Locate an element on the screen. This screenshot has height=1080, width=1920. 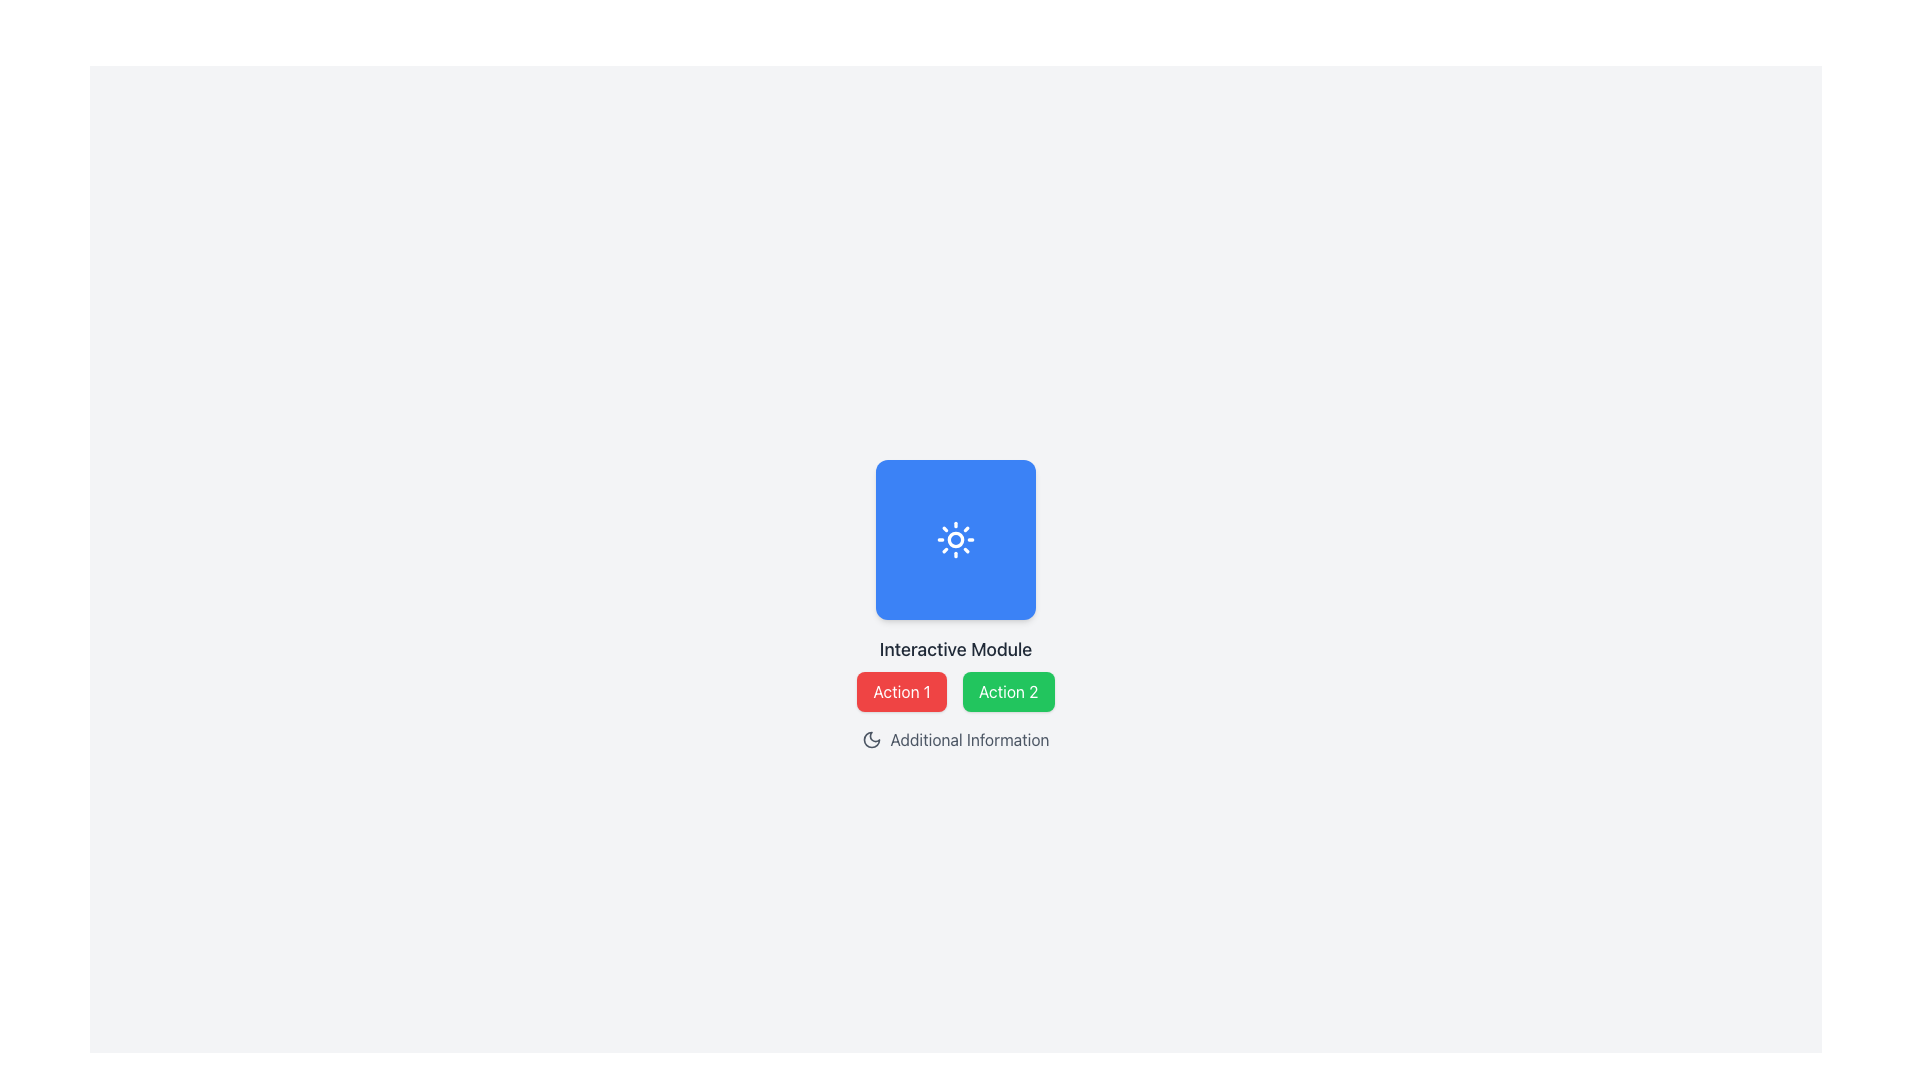
the text label located in the lower-center region of the interface, which provides additional descriptive information and is positioned to the right of a moon-shaped icon, below the 'Action 1' and 'Action 2' buttons is located at coordinates (969, 740).